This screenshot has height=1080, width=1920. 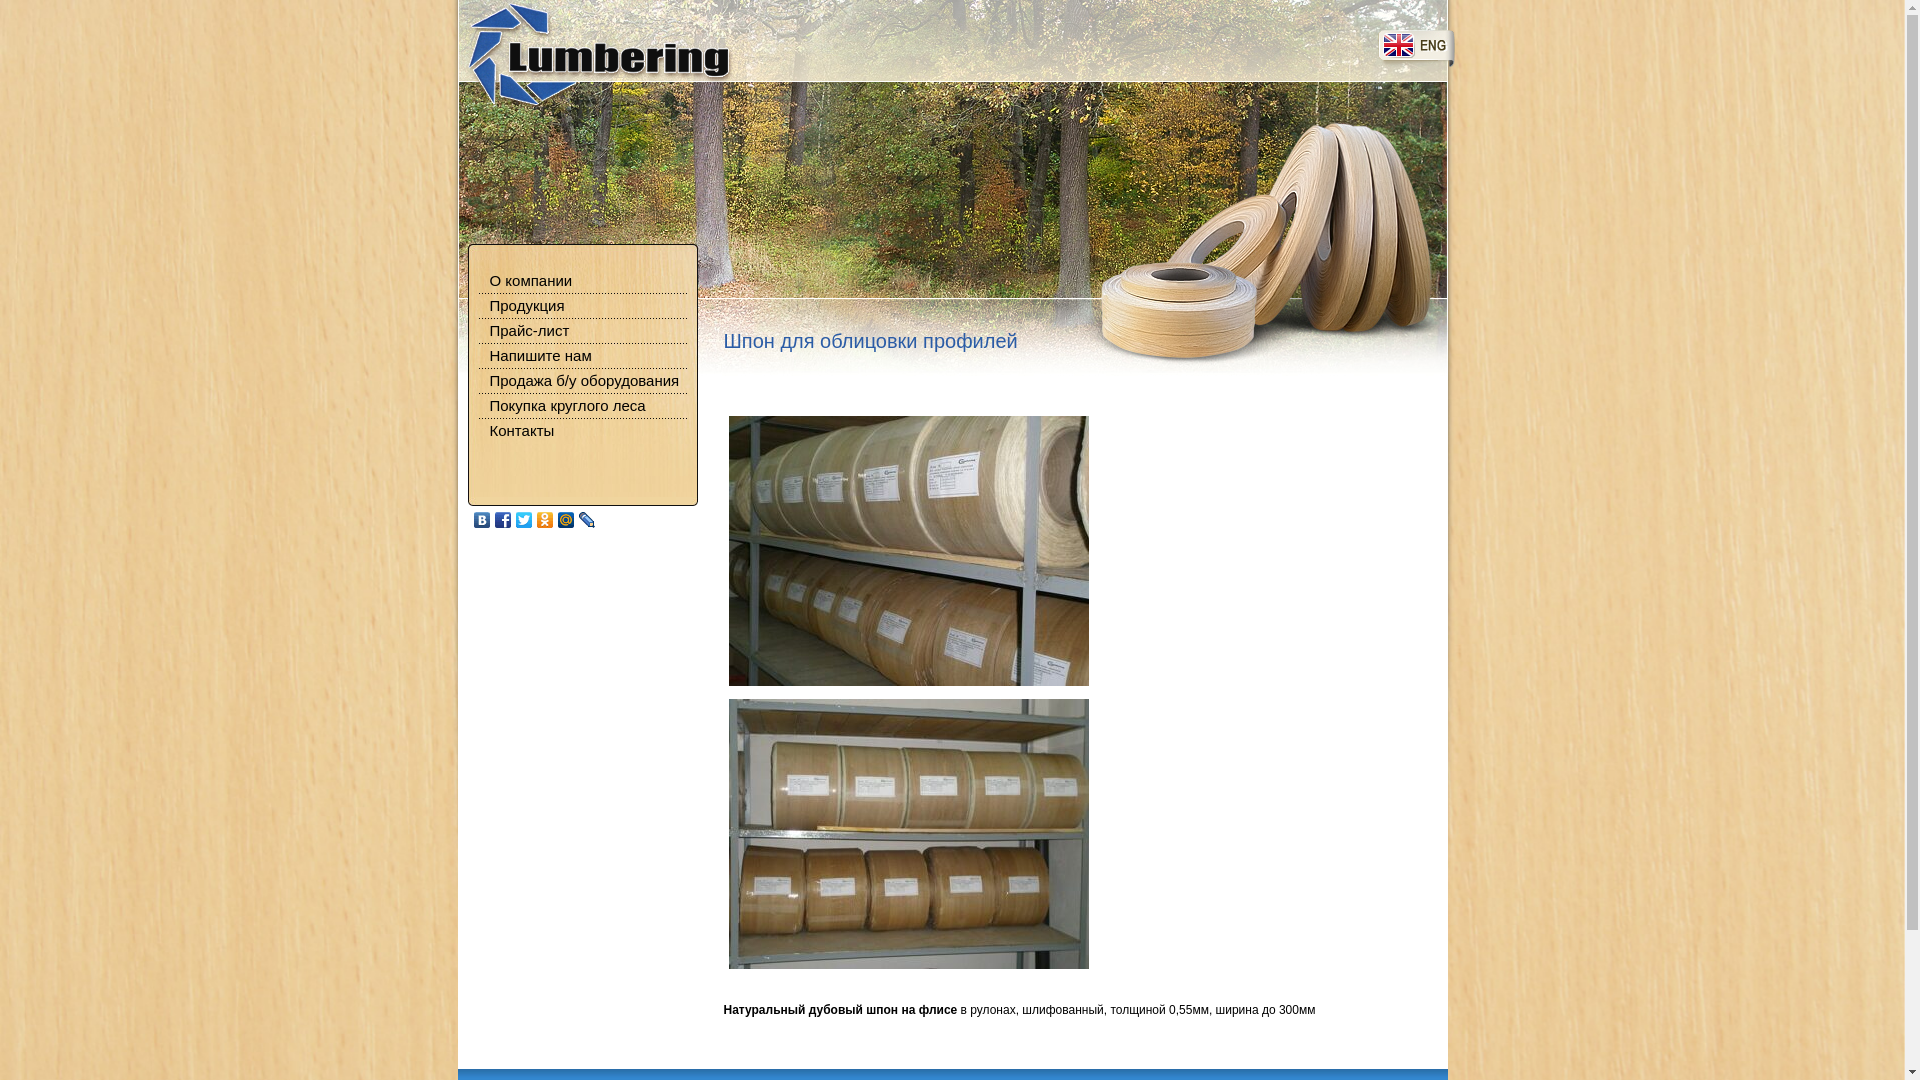 I want to click on 'LiveJournal', so click(x=585, y=519).